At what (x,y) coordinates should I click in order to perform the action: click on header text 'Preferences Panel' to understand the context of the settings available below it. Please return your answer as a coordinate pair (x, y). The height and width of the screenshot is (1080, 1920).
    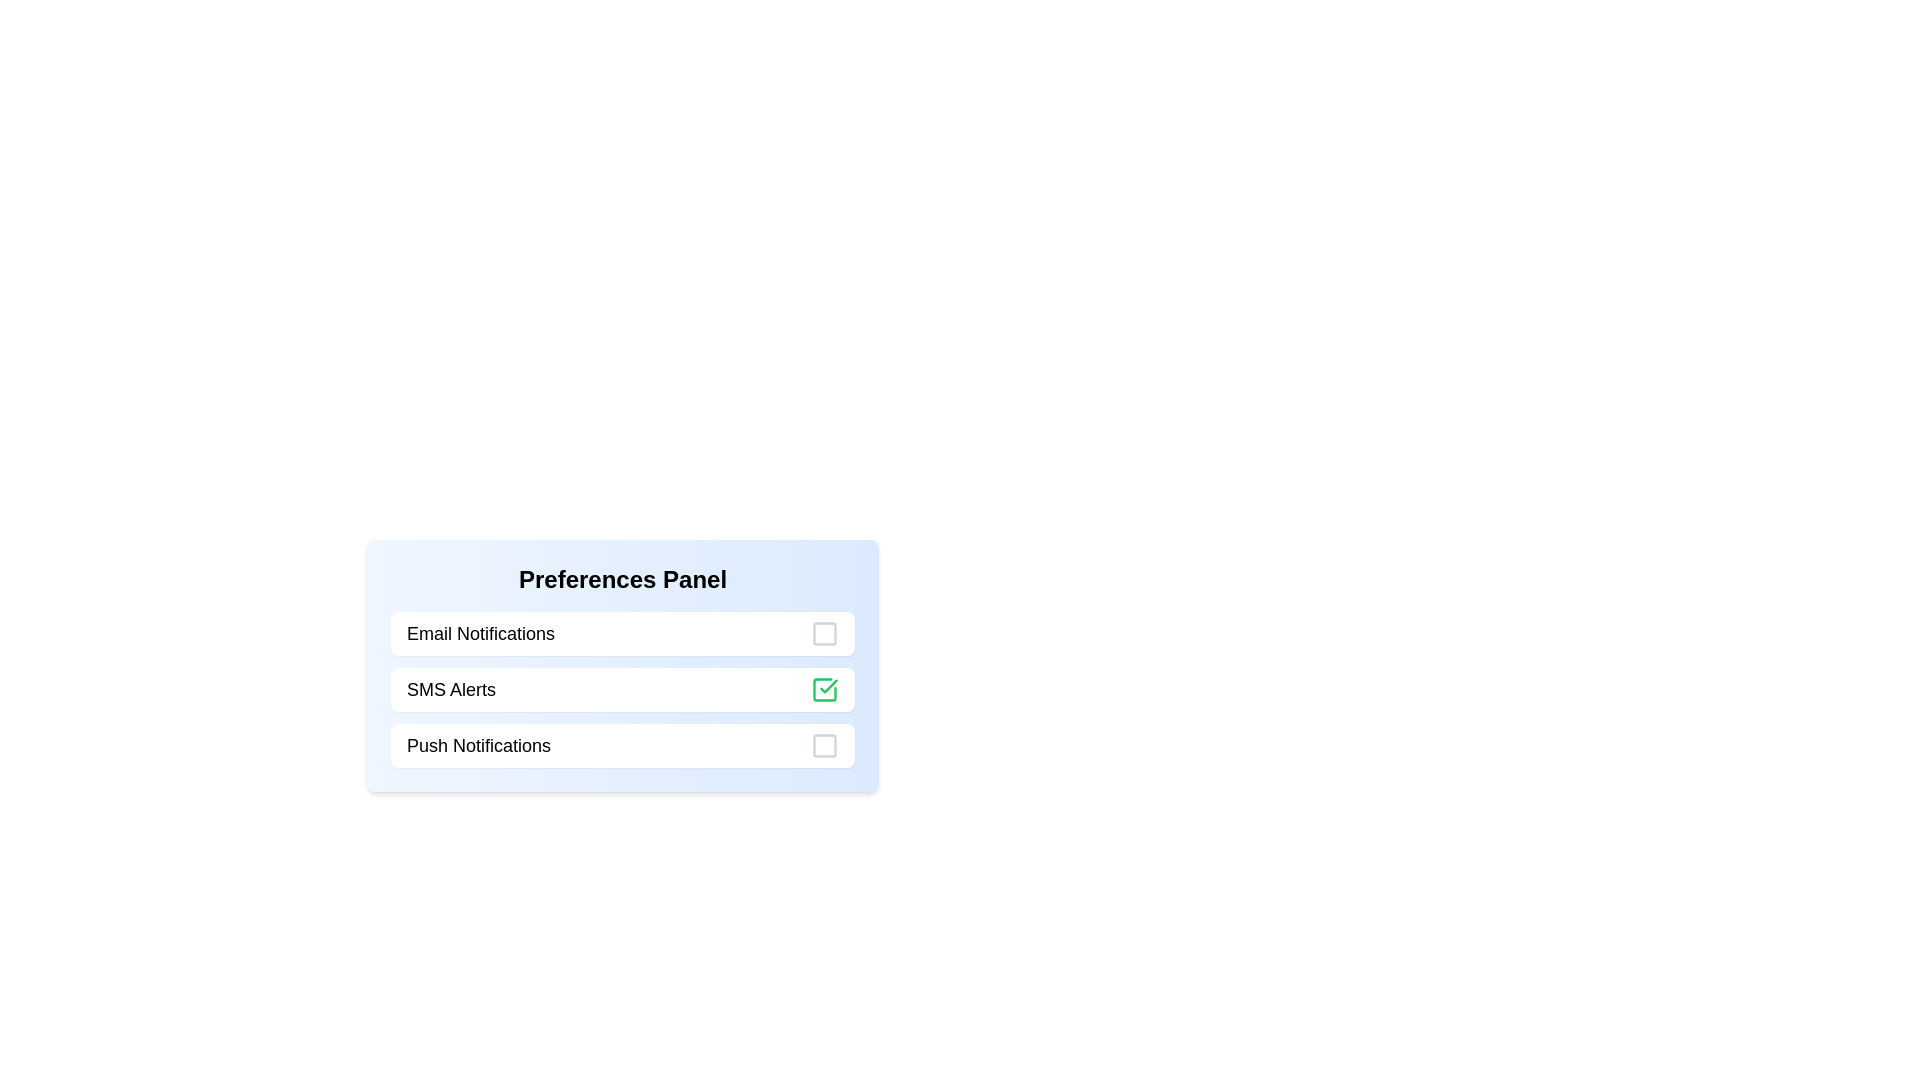
    Looking at the image, I should click on (622, 579).